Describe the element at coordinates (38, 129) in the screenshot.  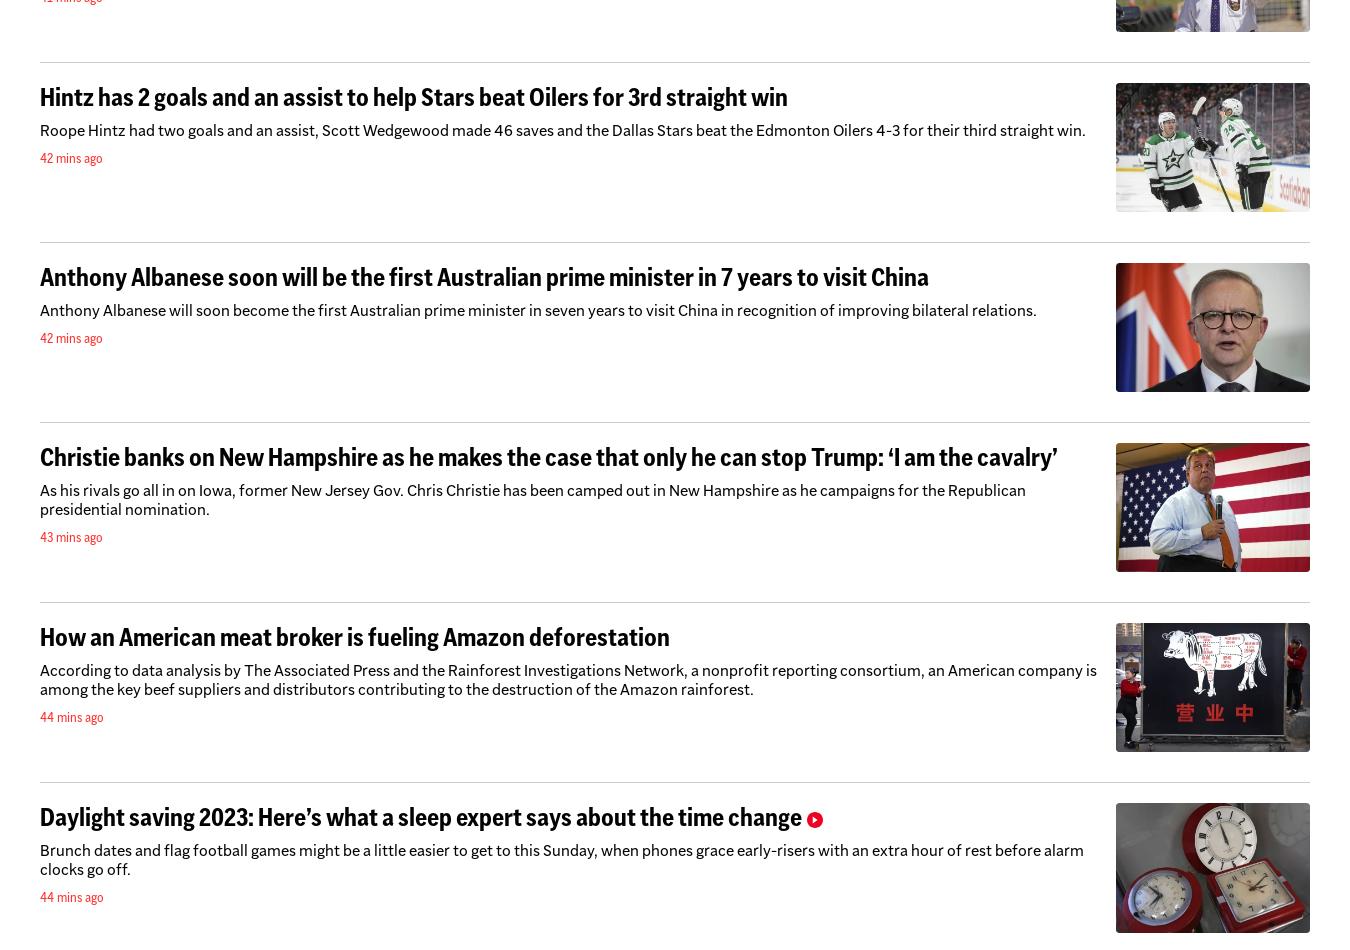
I see `'Roope Hintz had two goals and an assist, Scott Wedgewood made 46 saves and the Dallas Stars beat the Edmonton Oilers 4-3 for their third straight win.'` at that location.